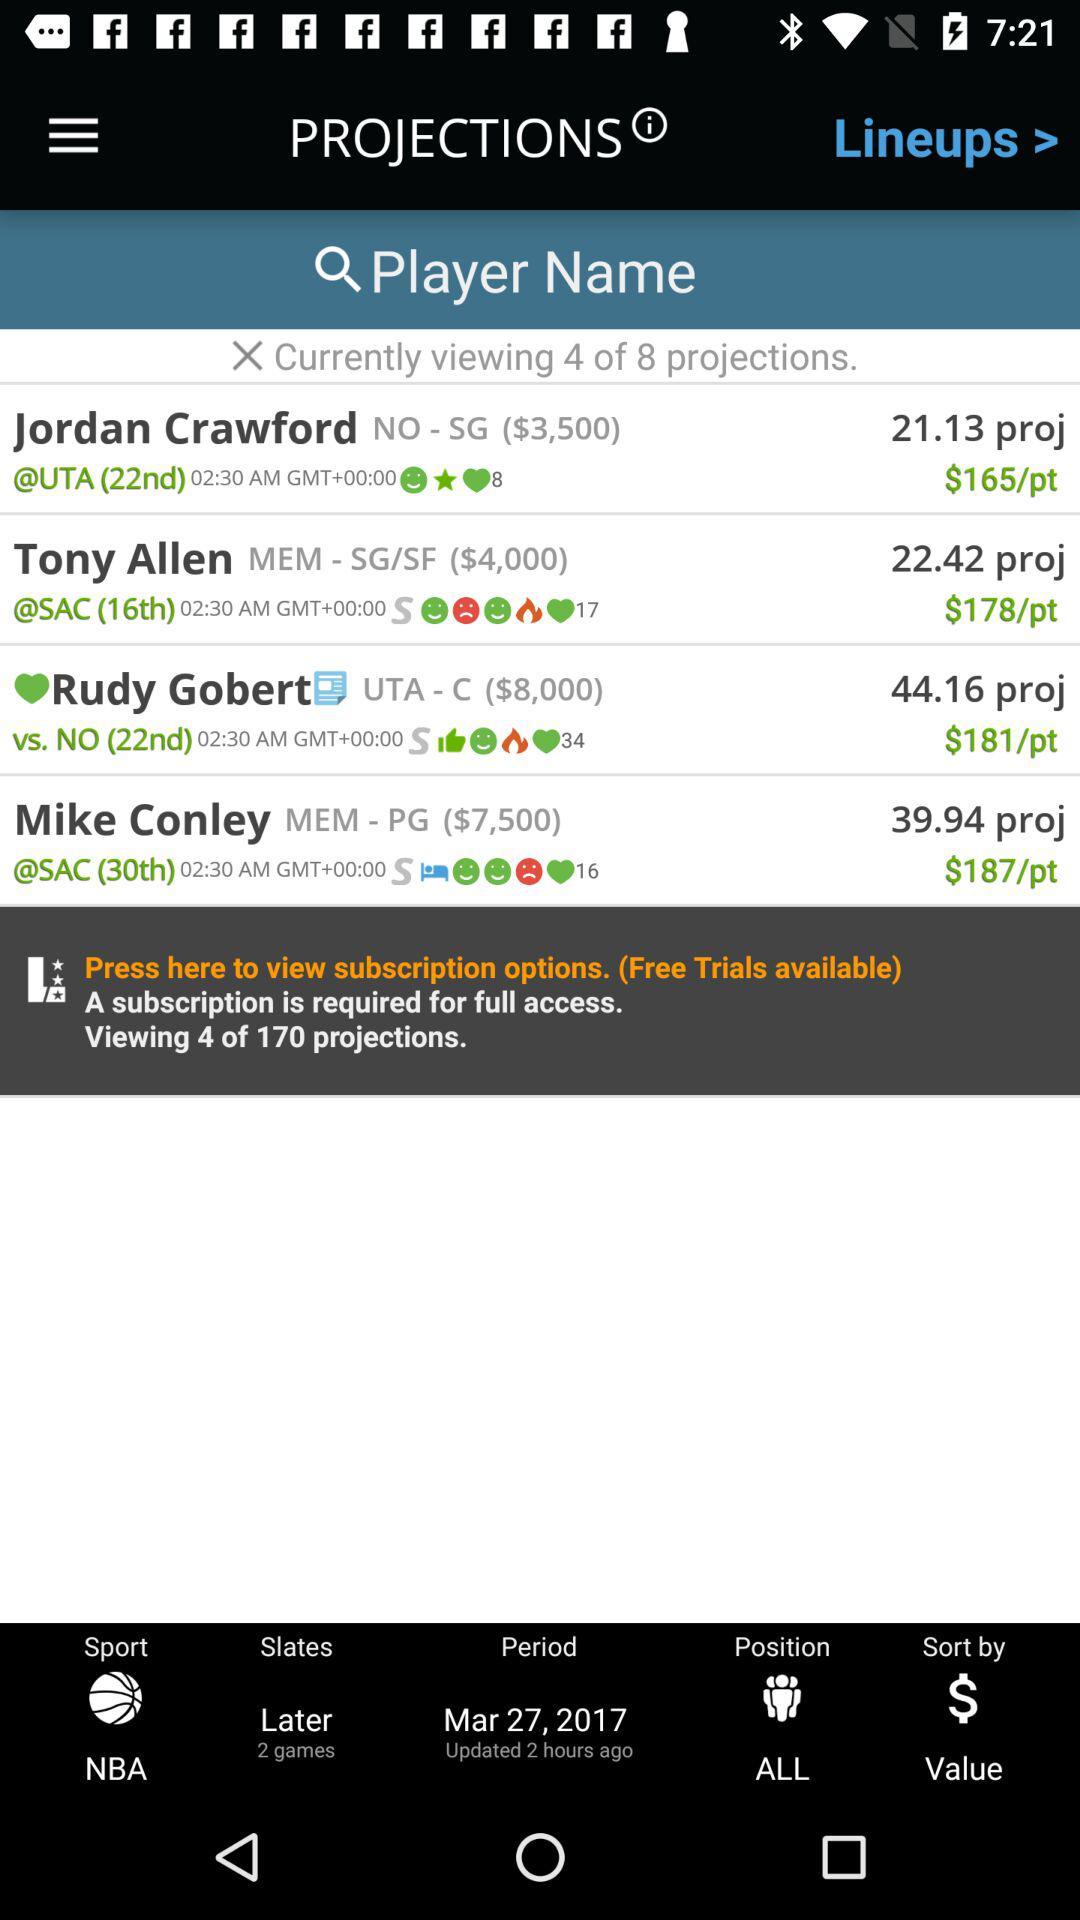 The image size is (1080, 1920). I want to click on search player name, so click(500, 268).